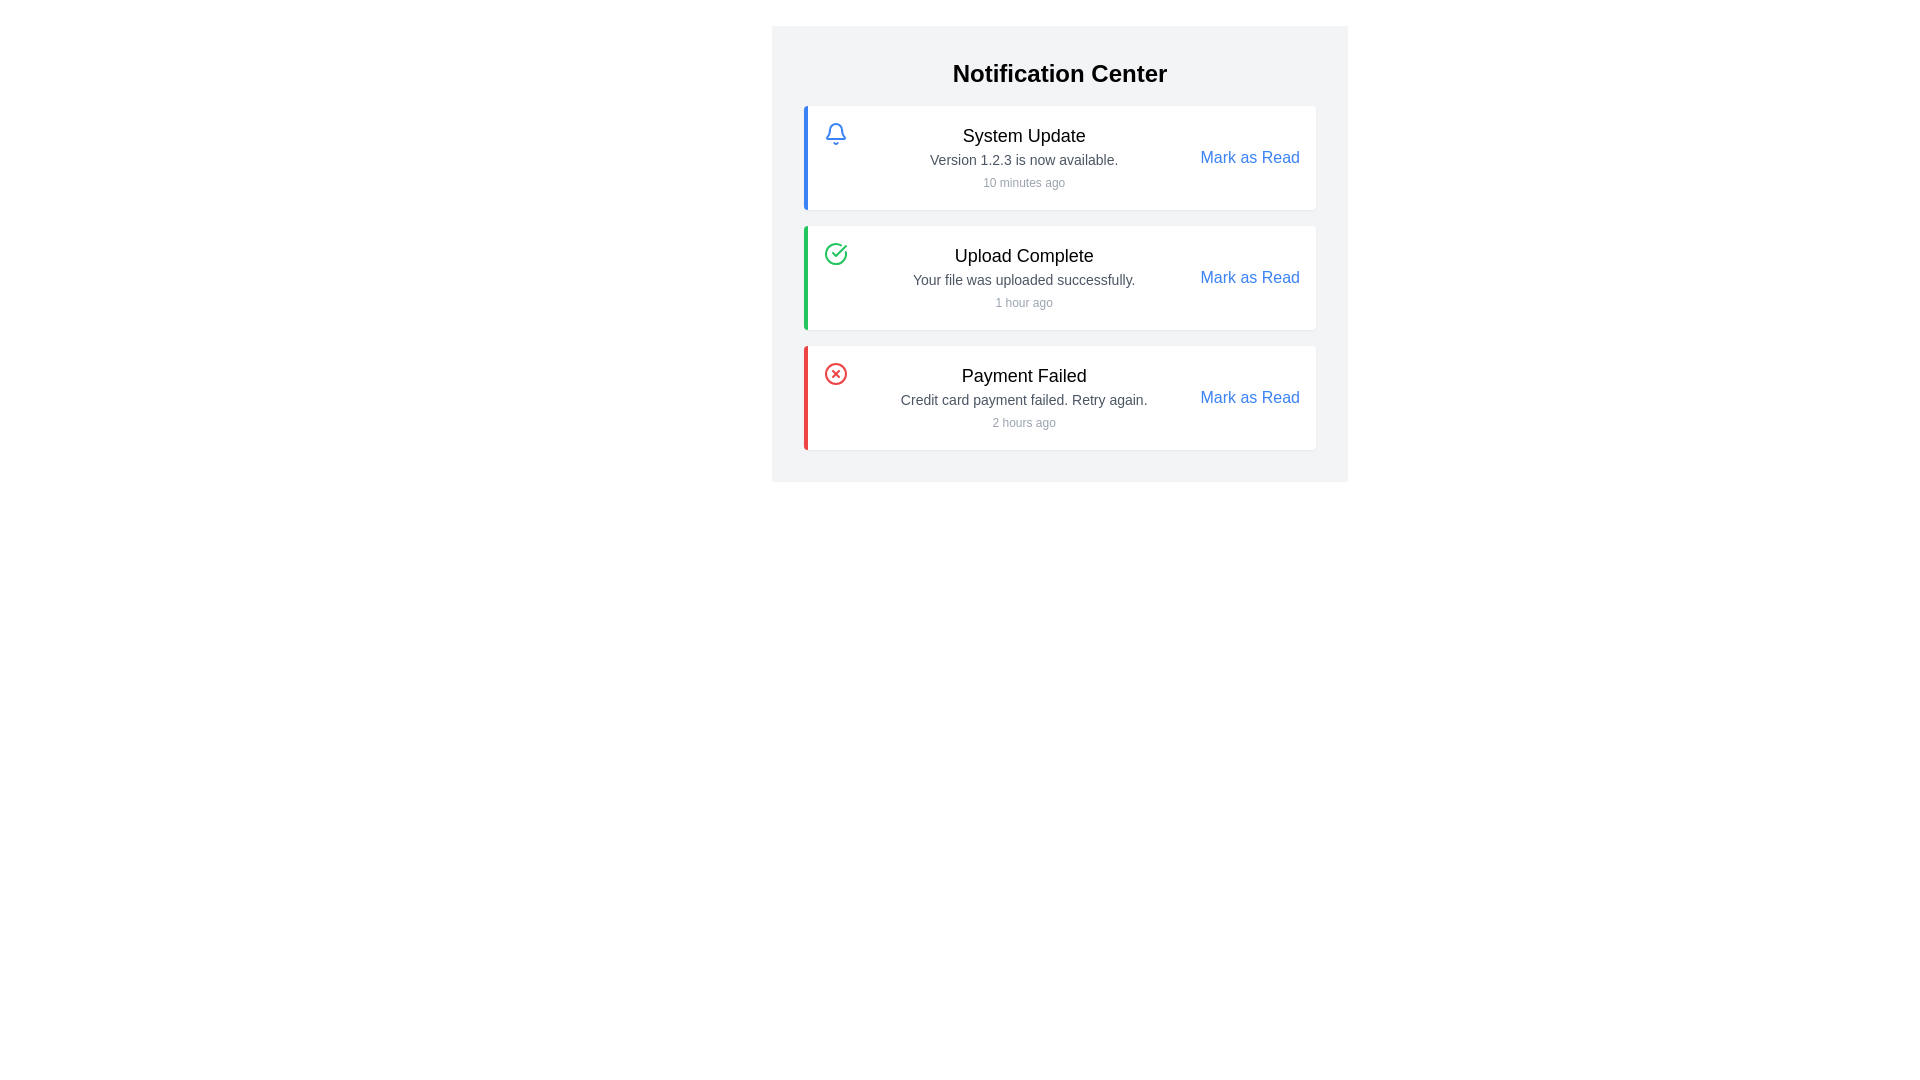 The height and width of the screenshot is (1080, 1920). Describe the element at coordinates (1059, 72) in the screenshot. I see `the 'Notification Center' text header, which features large, bold, black text in a modern sans-serif font, positioned at the top of the centered list layout` at that location.